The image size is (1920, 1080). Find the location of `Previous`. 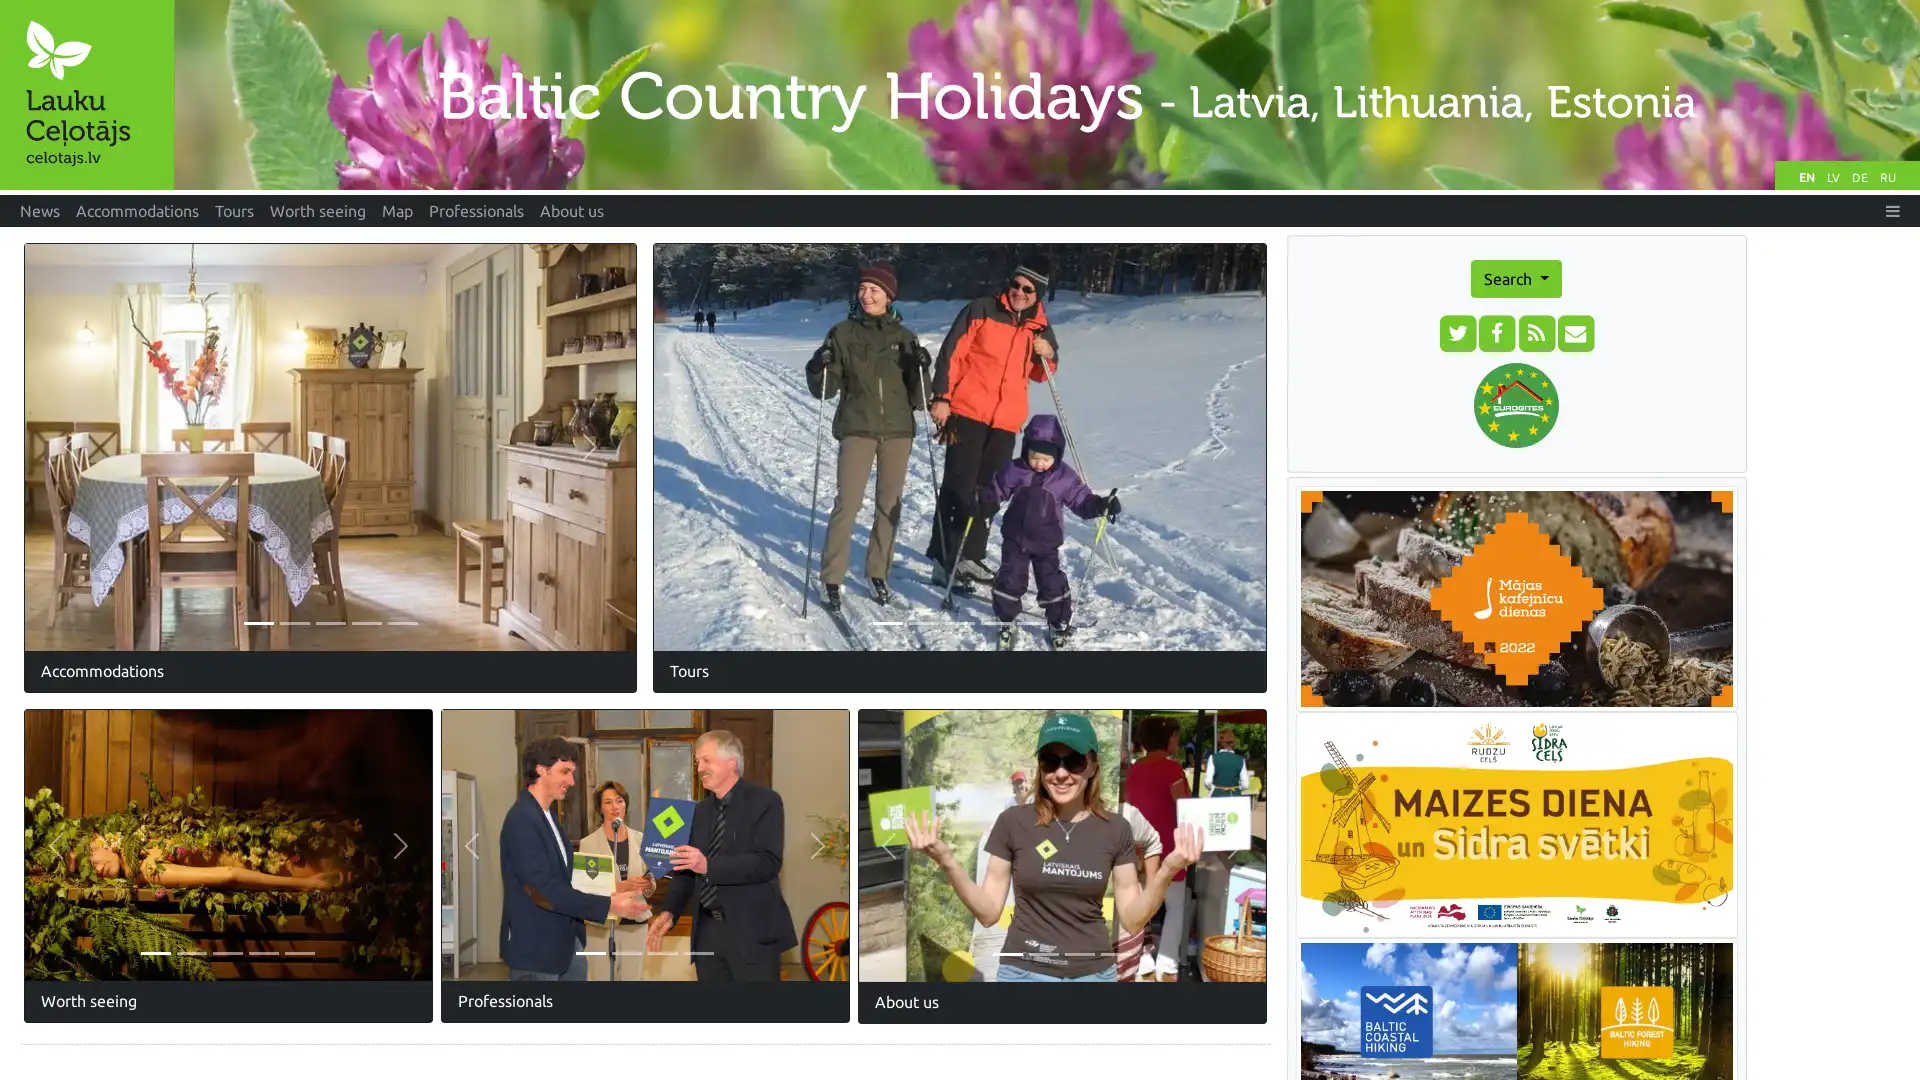

Previous is located at coordinates (55, 845).